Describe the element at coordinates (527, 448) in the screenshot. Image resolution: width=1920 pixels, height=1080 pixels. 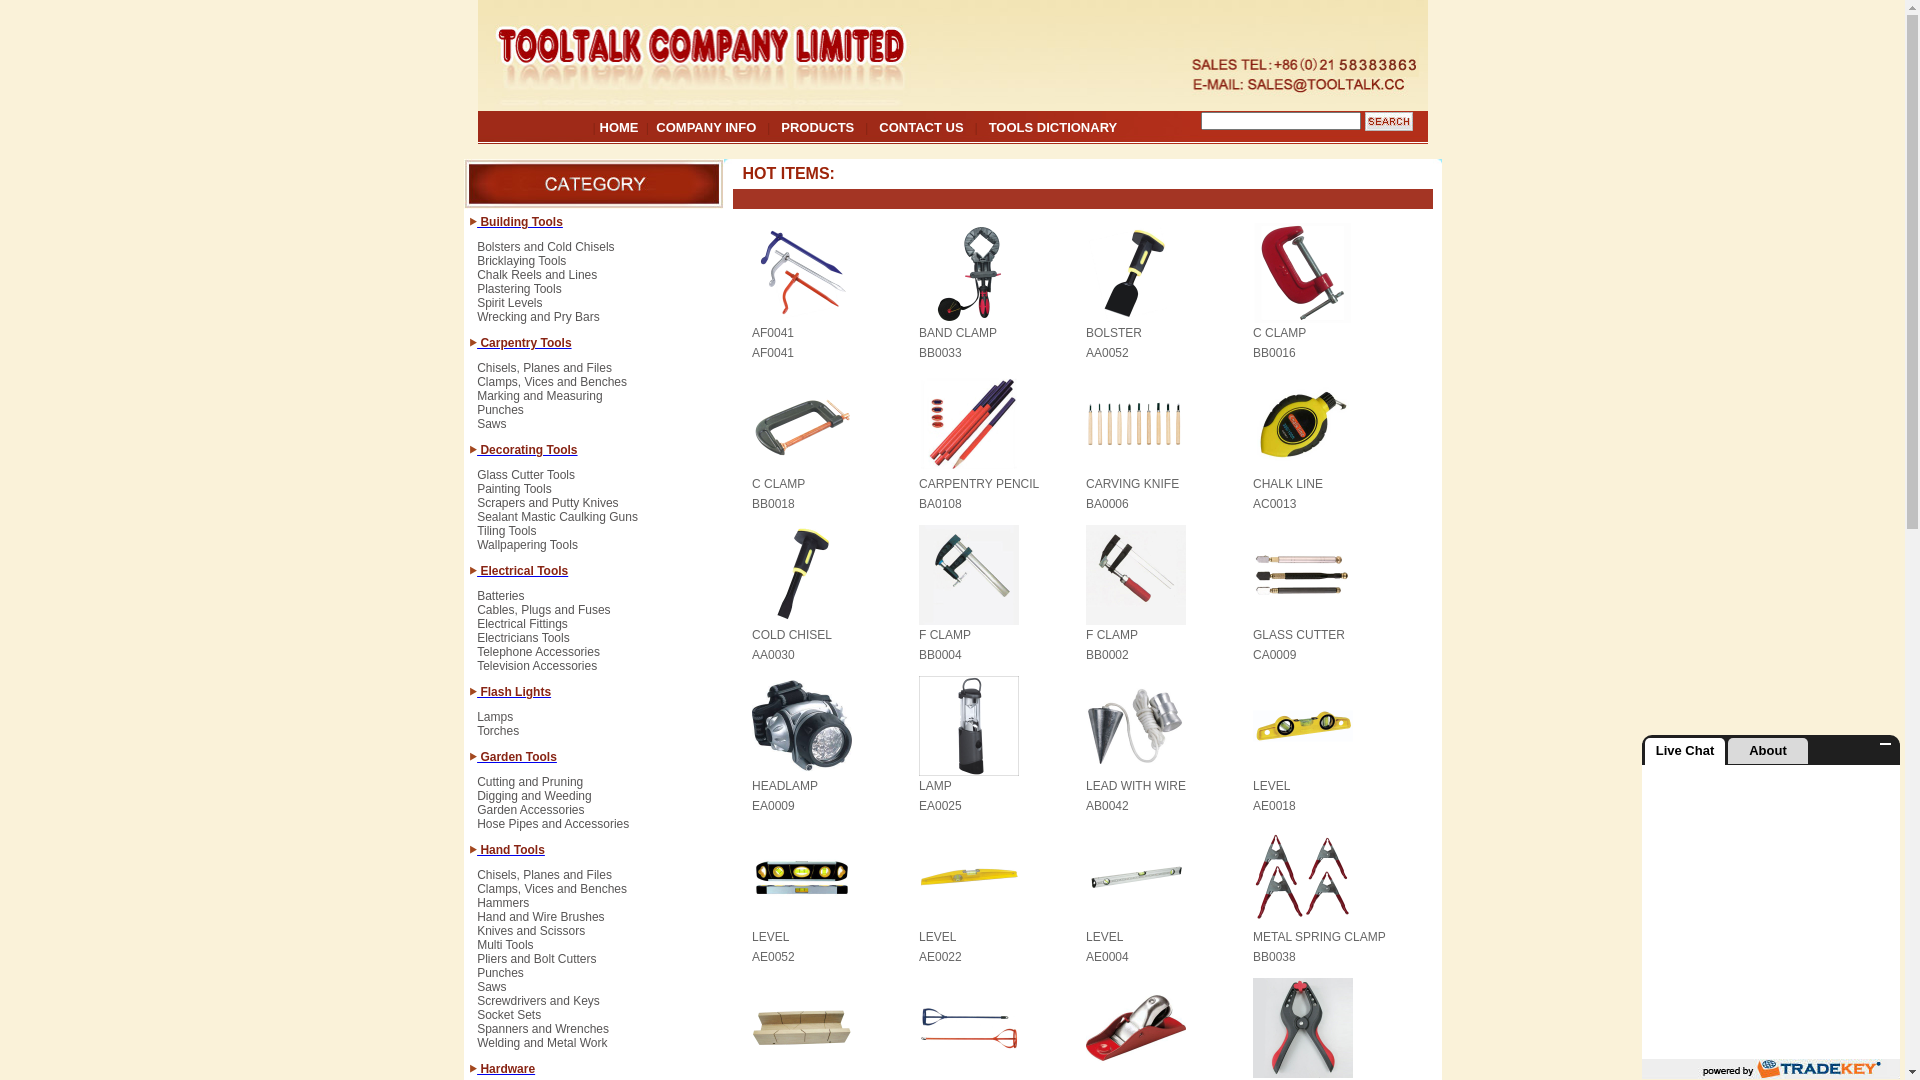
I see `'Decorating Tools'` at that location.